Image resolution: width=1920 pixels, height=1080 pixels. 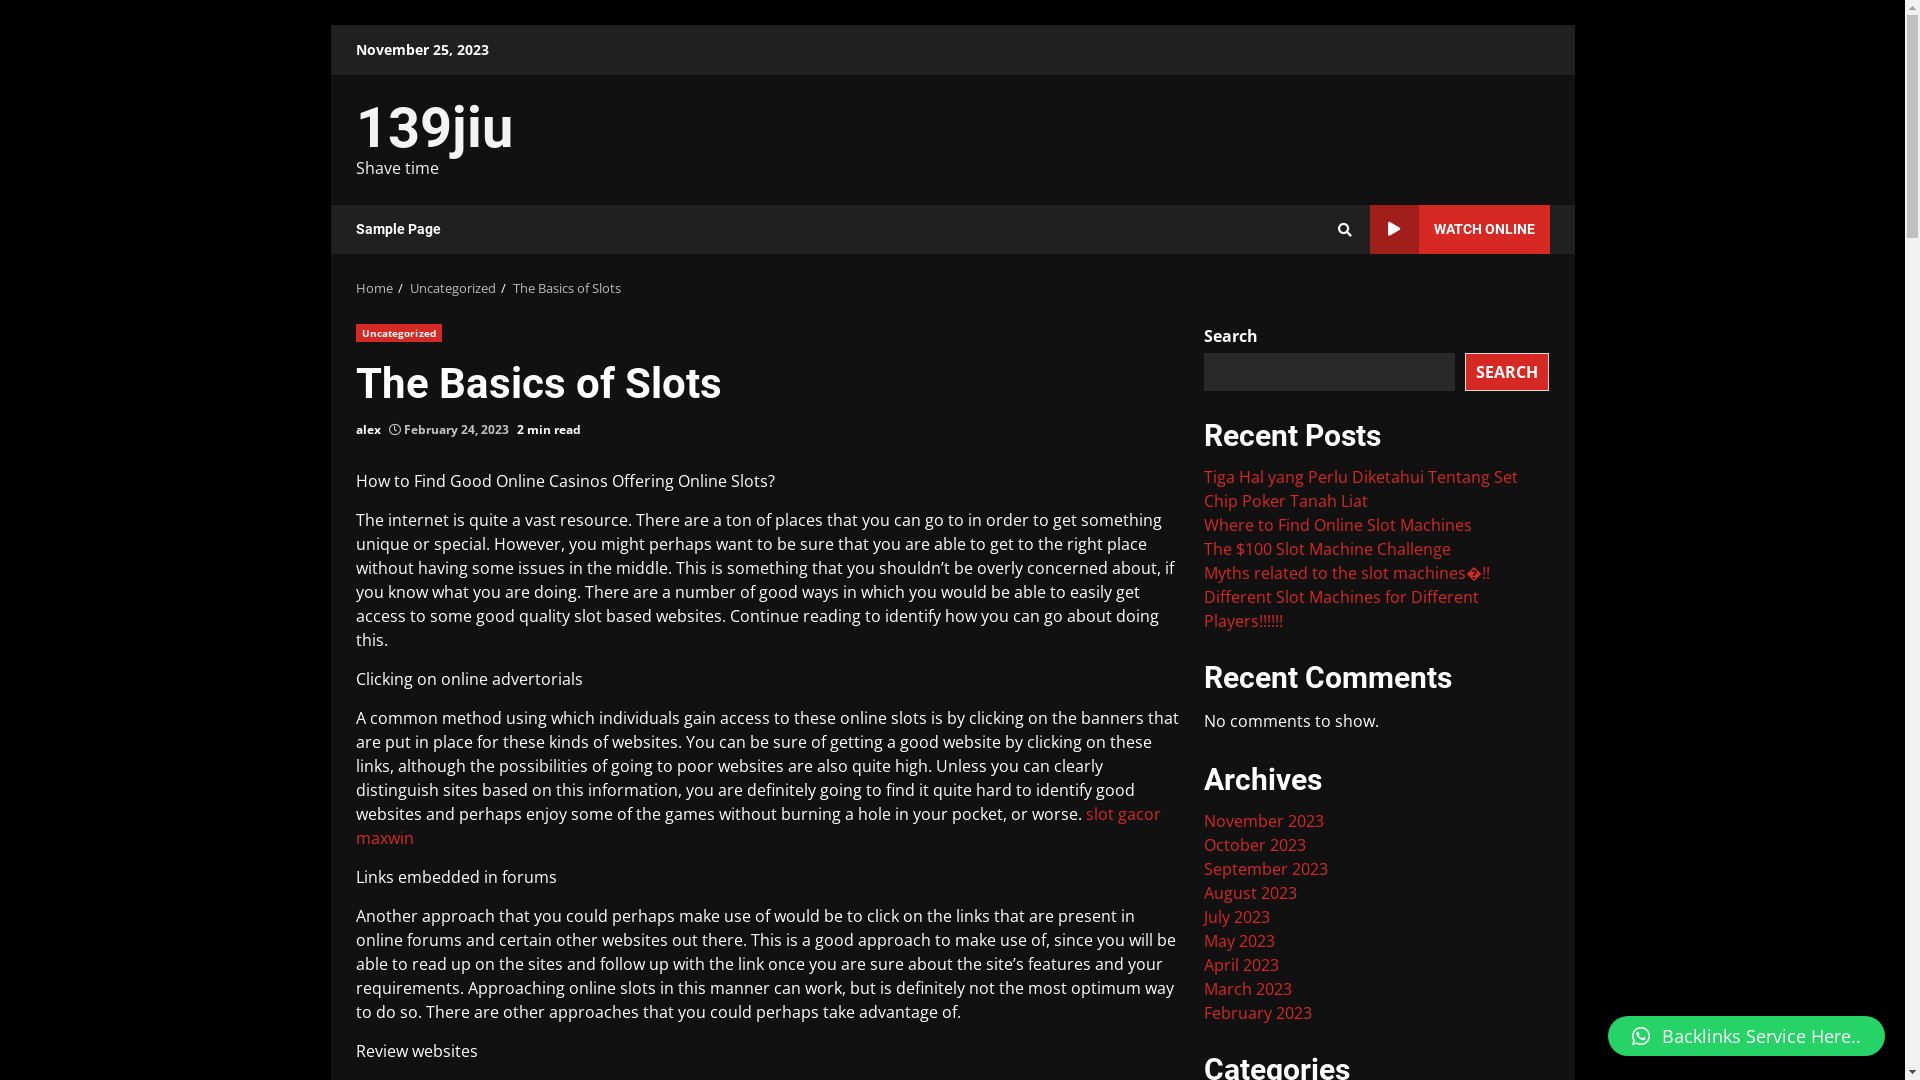 What do you see at coordinates (1265, 867) in the screenshot?
I see `'September 2023'` at bounding box center [1265, 867].